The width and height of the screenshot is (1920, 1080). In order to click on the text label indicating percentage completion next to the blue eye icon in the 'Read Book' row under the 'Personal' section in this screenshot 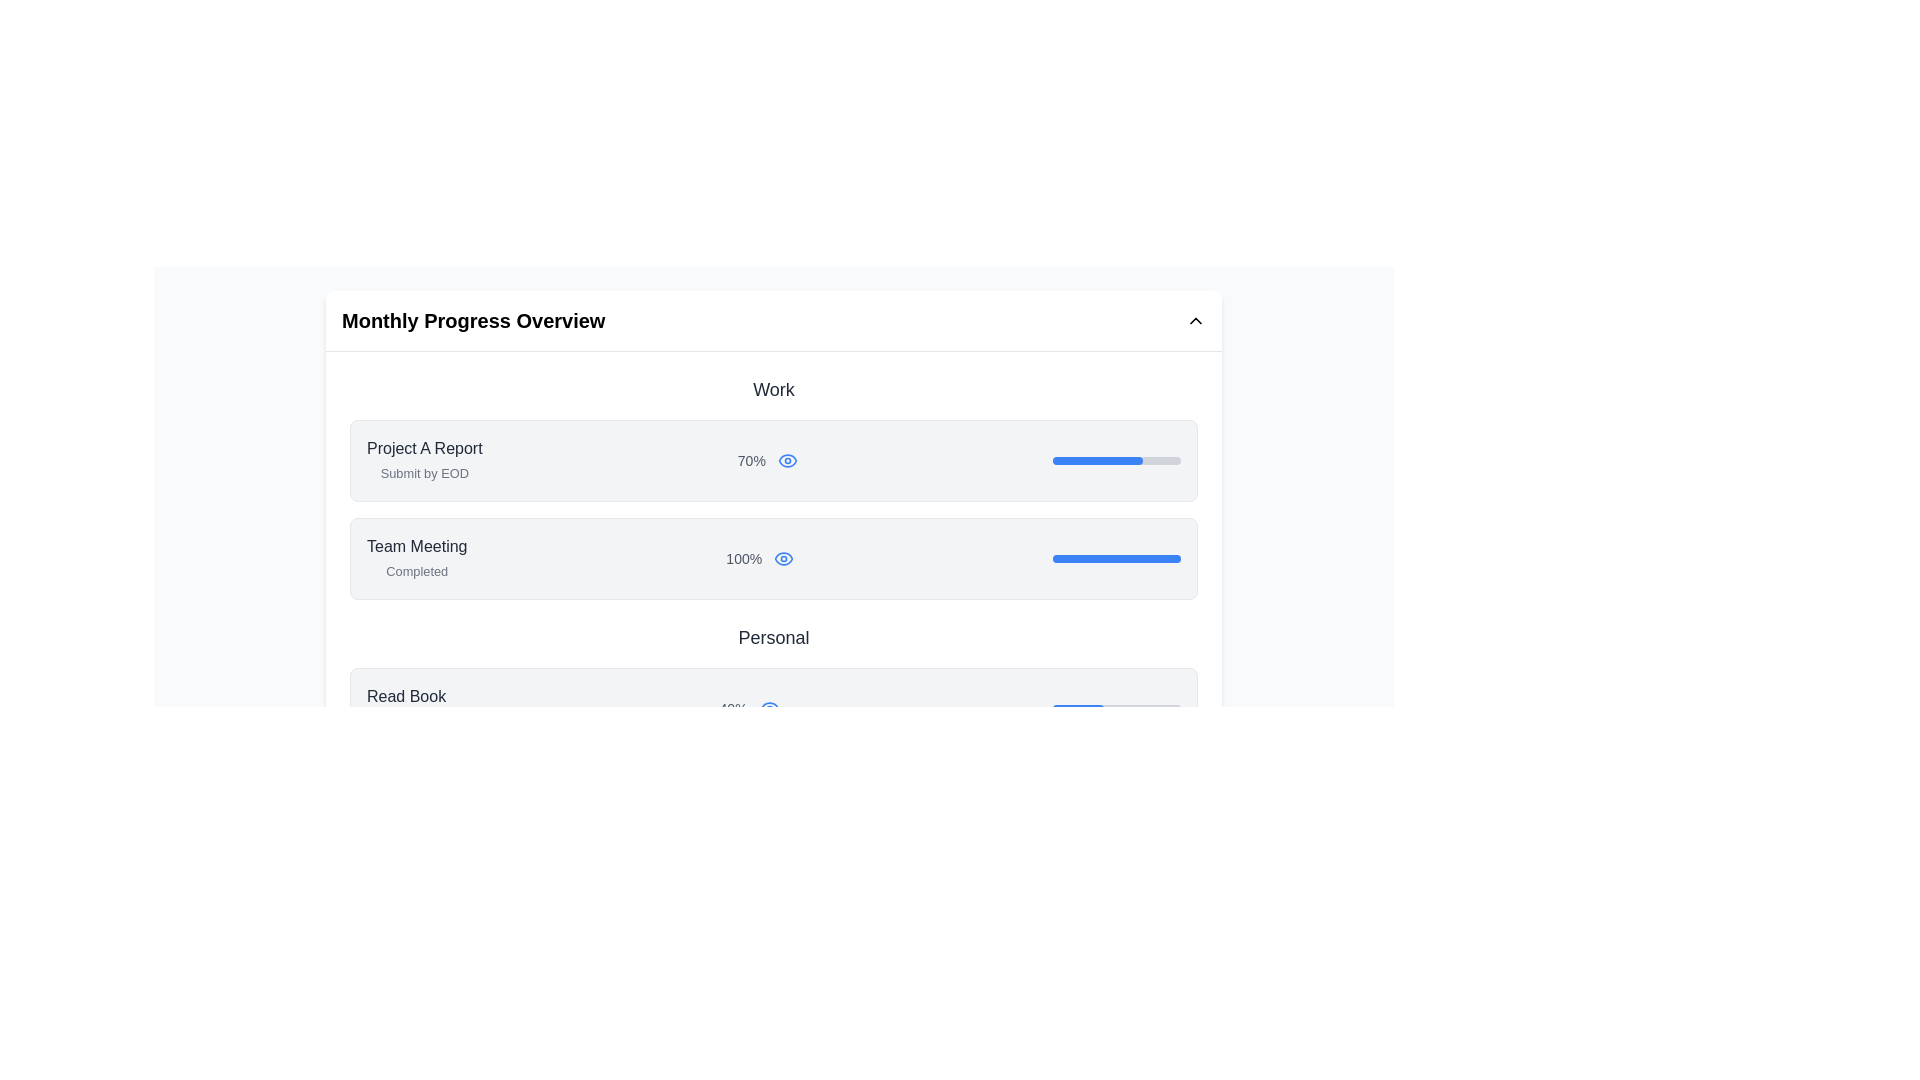, I will do `click(732, 708)`.